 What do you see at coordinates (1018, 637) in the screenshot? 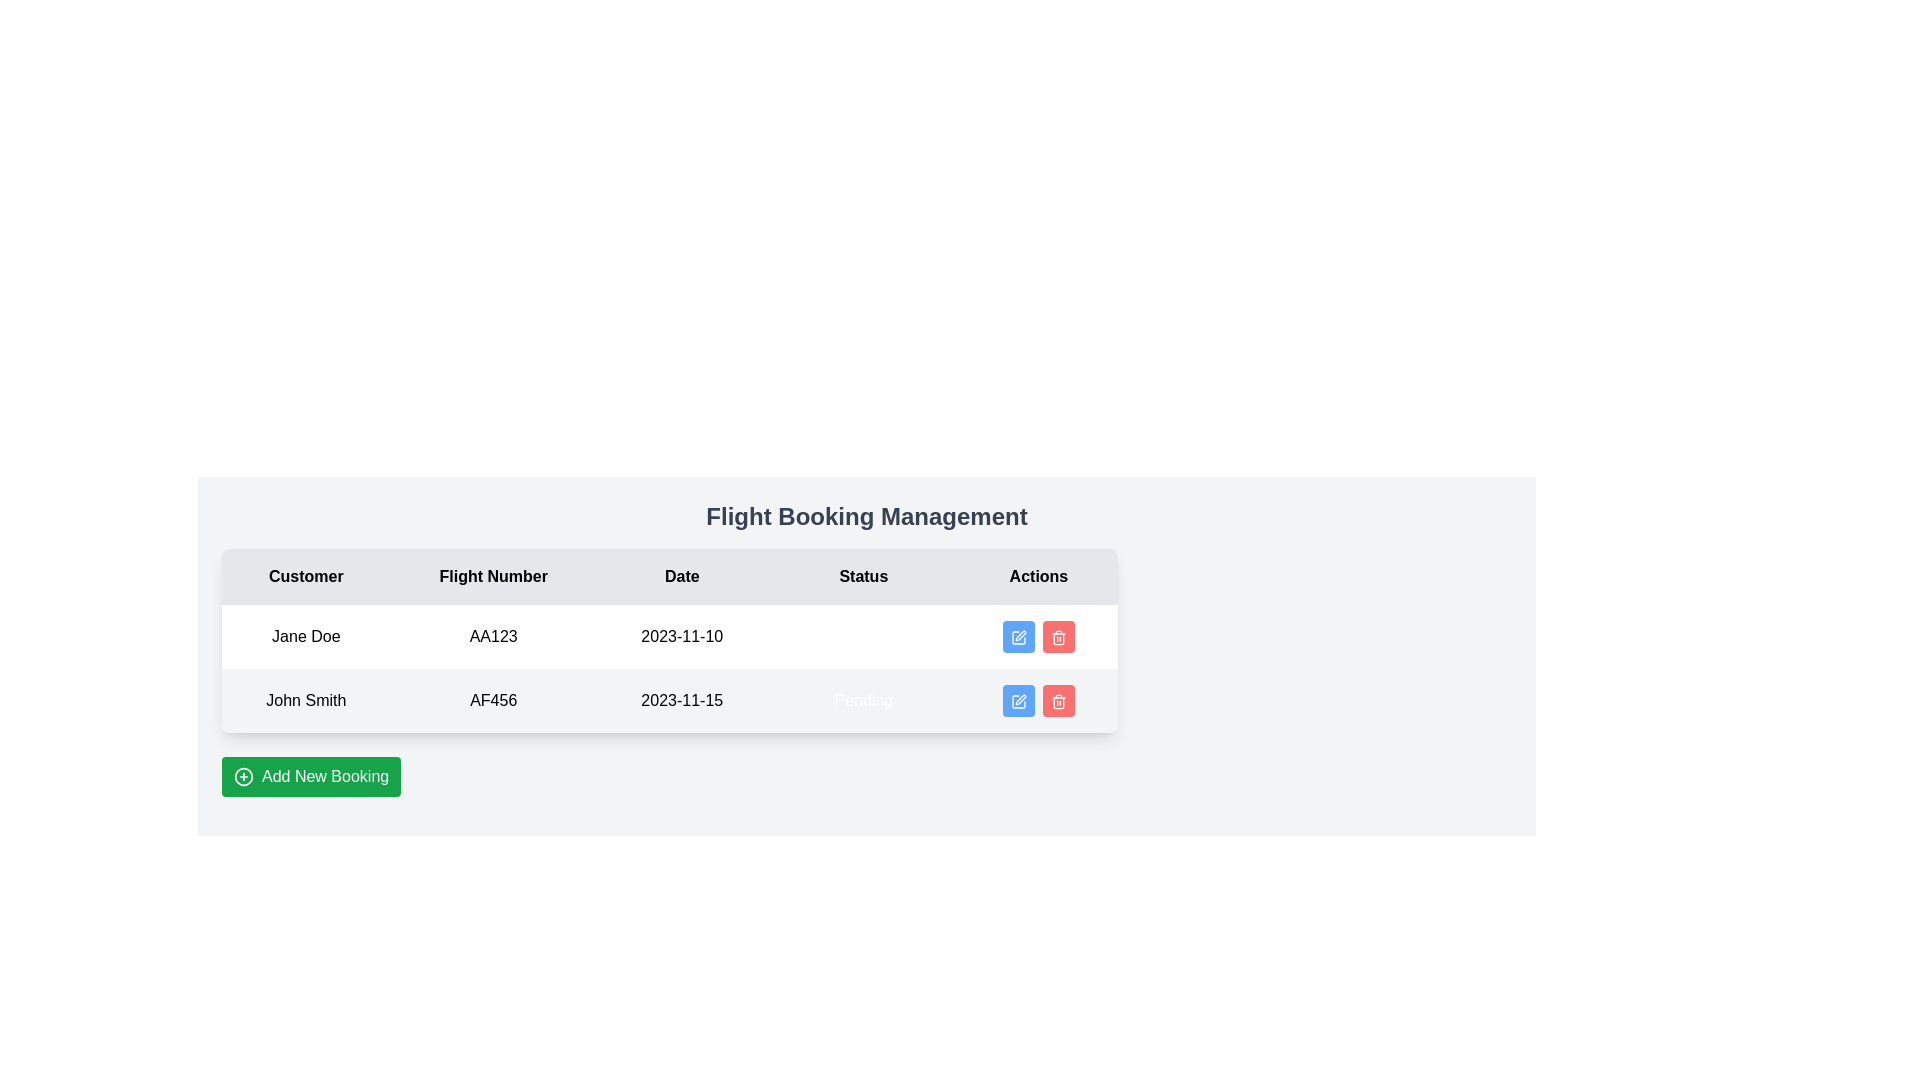
I see `the blue square button containing the pen icon` at bounding box center [1018, 637].